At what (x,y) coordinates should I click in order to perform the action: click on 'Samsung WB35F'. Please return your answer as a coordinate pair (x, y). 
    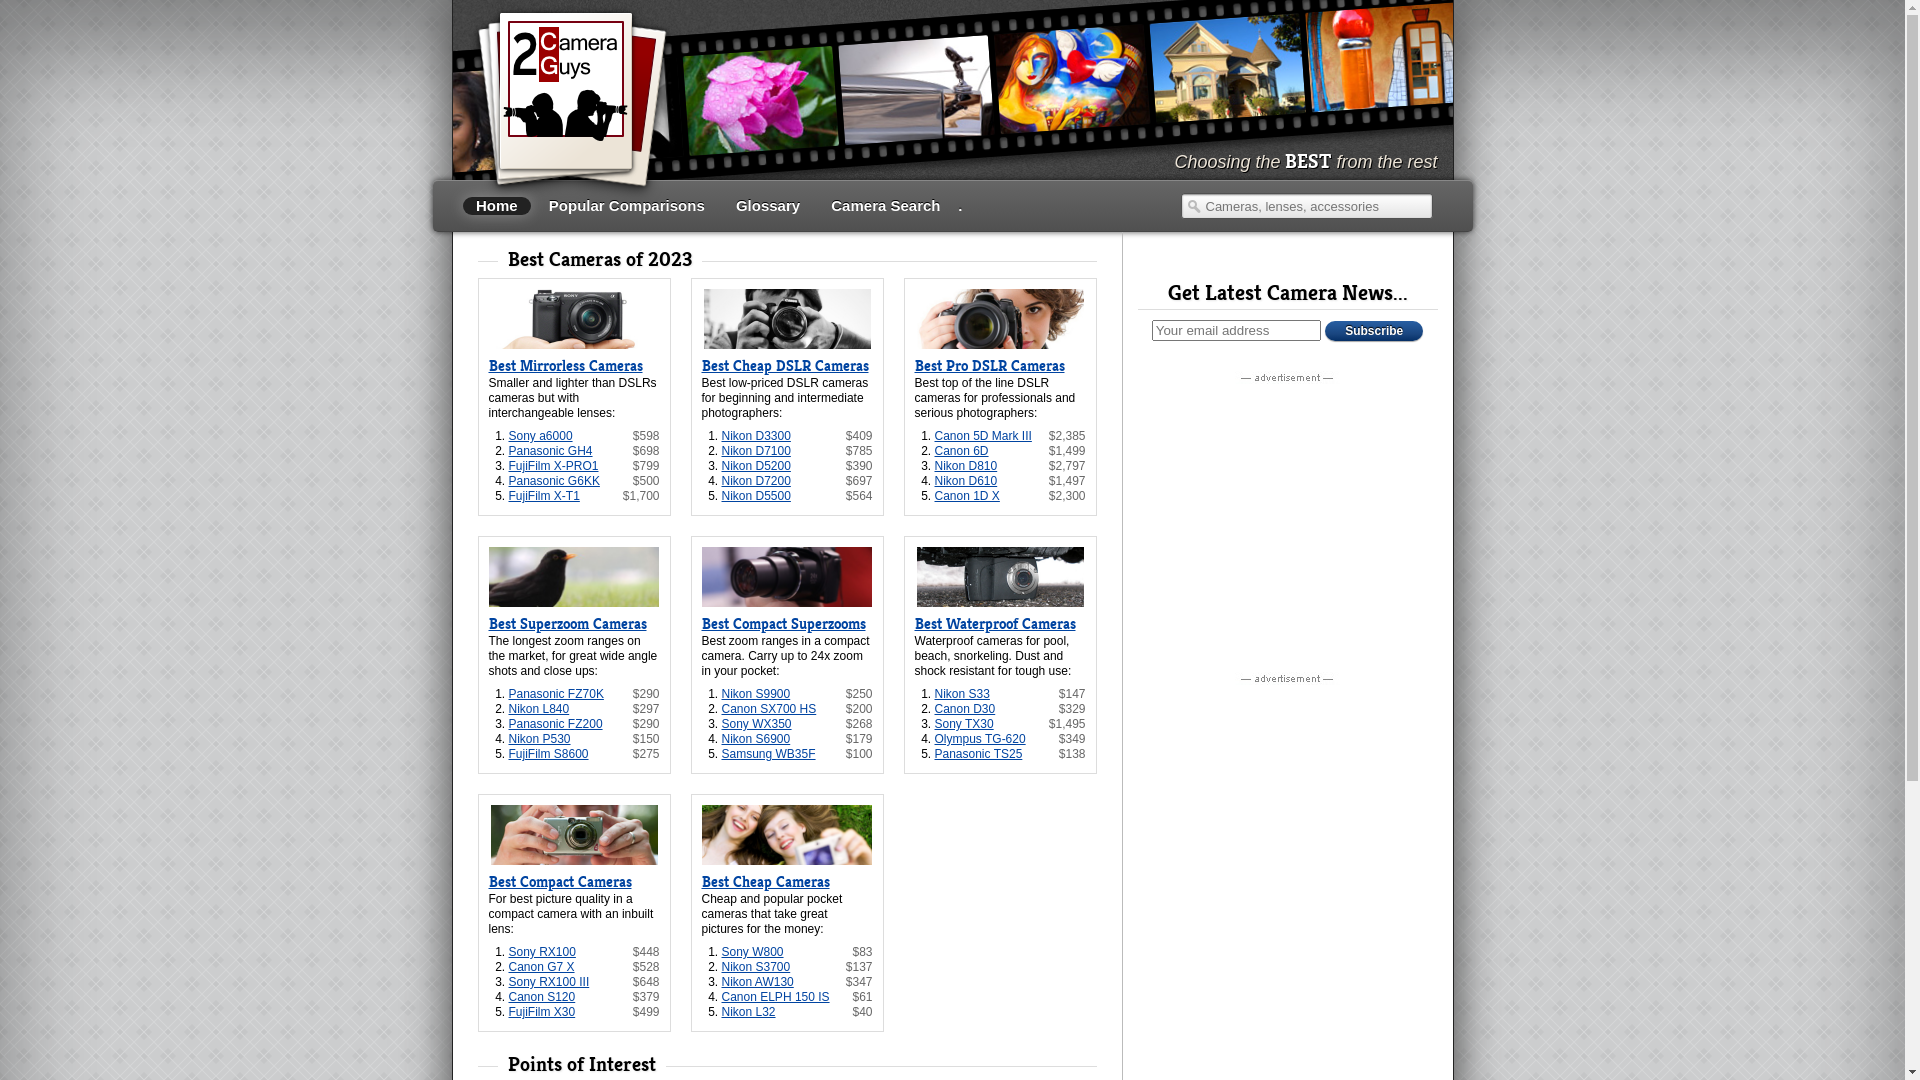
    Looking at the image, I should click on (720, 753).